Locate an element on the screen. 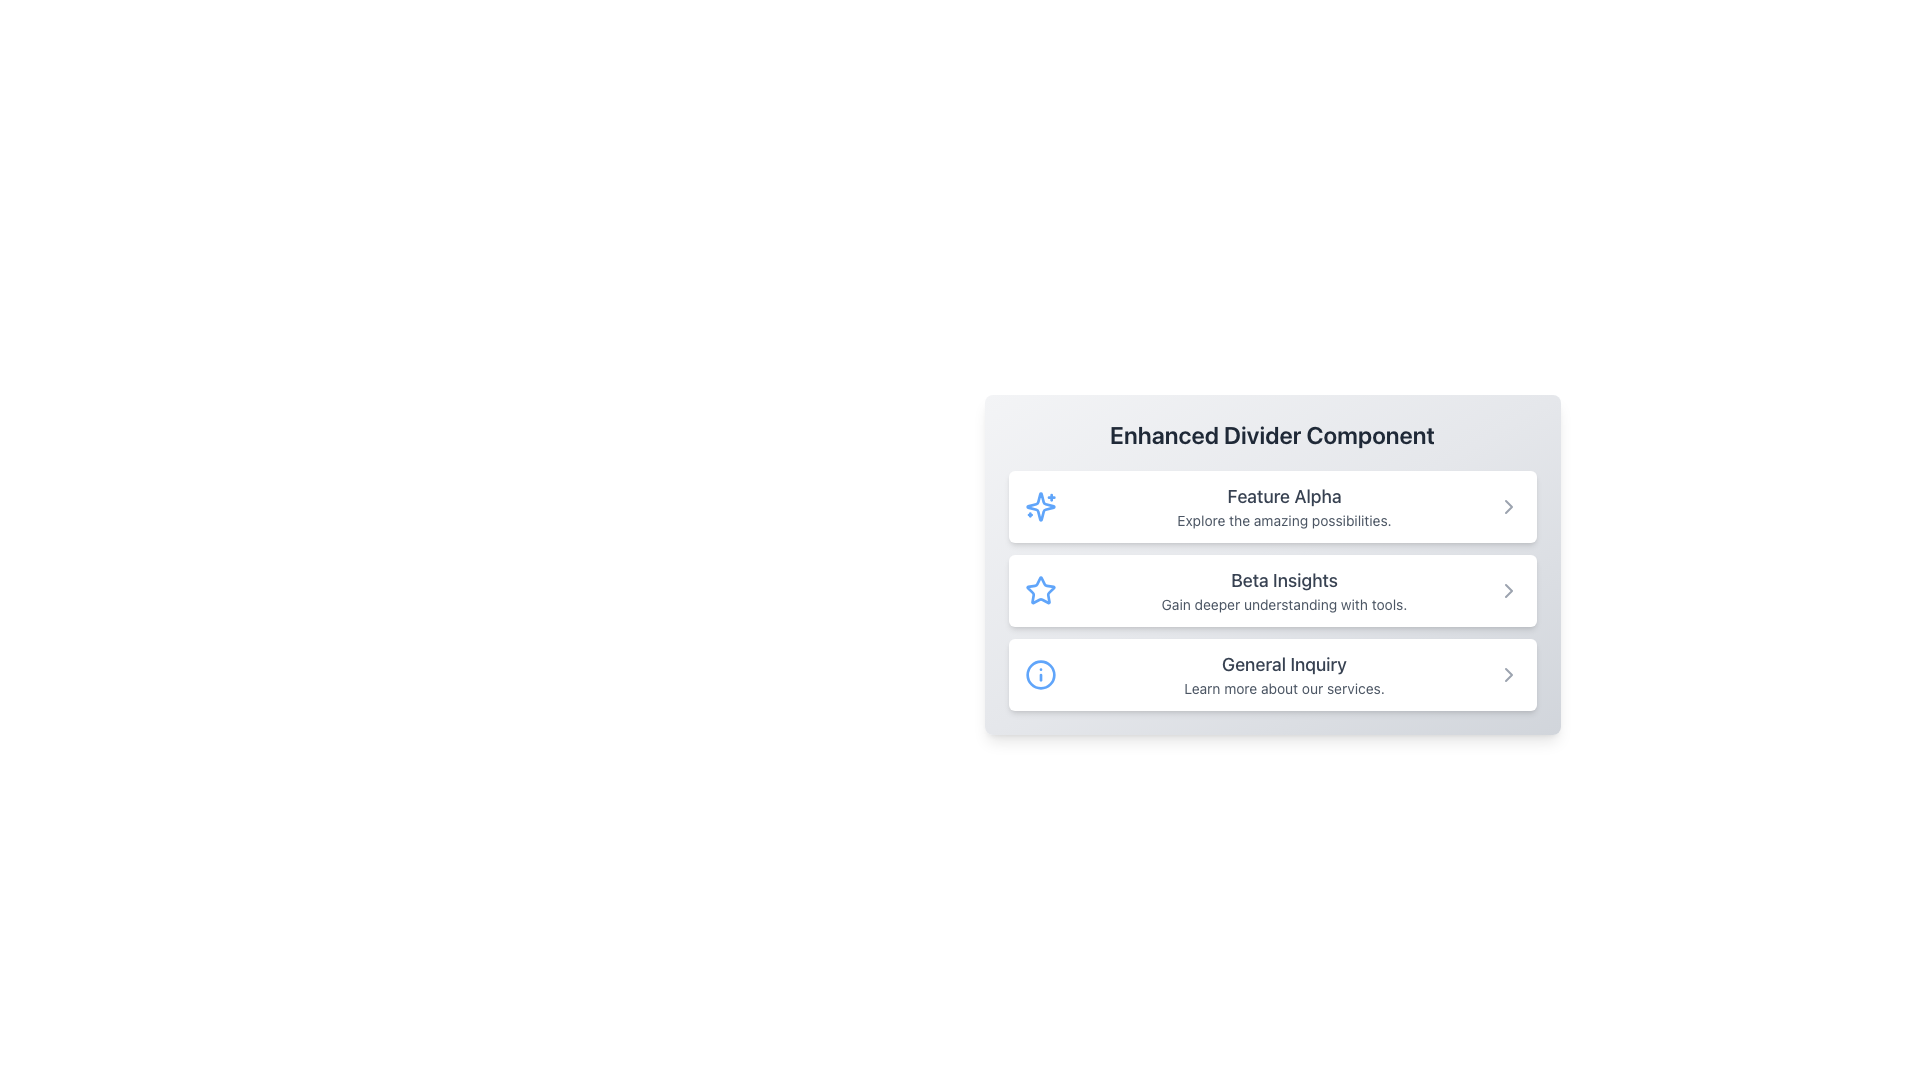  the text block titled 'Feature Alpha' that provides an overview description 'Explore the amazing possibilities' is located at coordinates (1284, 505).